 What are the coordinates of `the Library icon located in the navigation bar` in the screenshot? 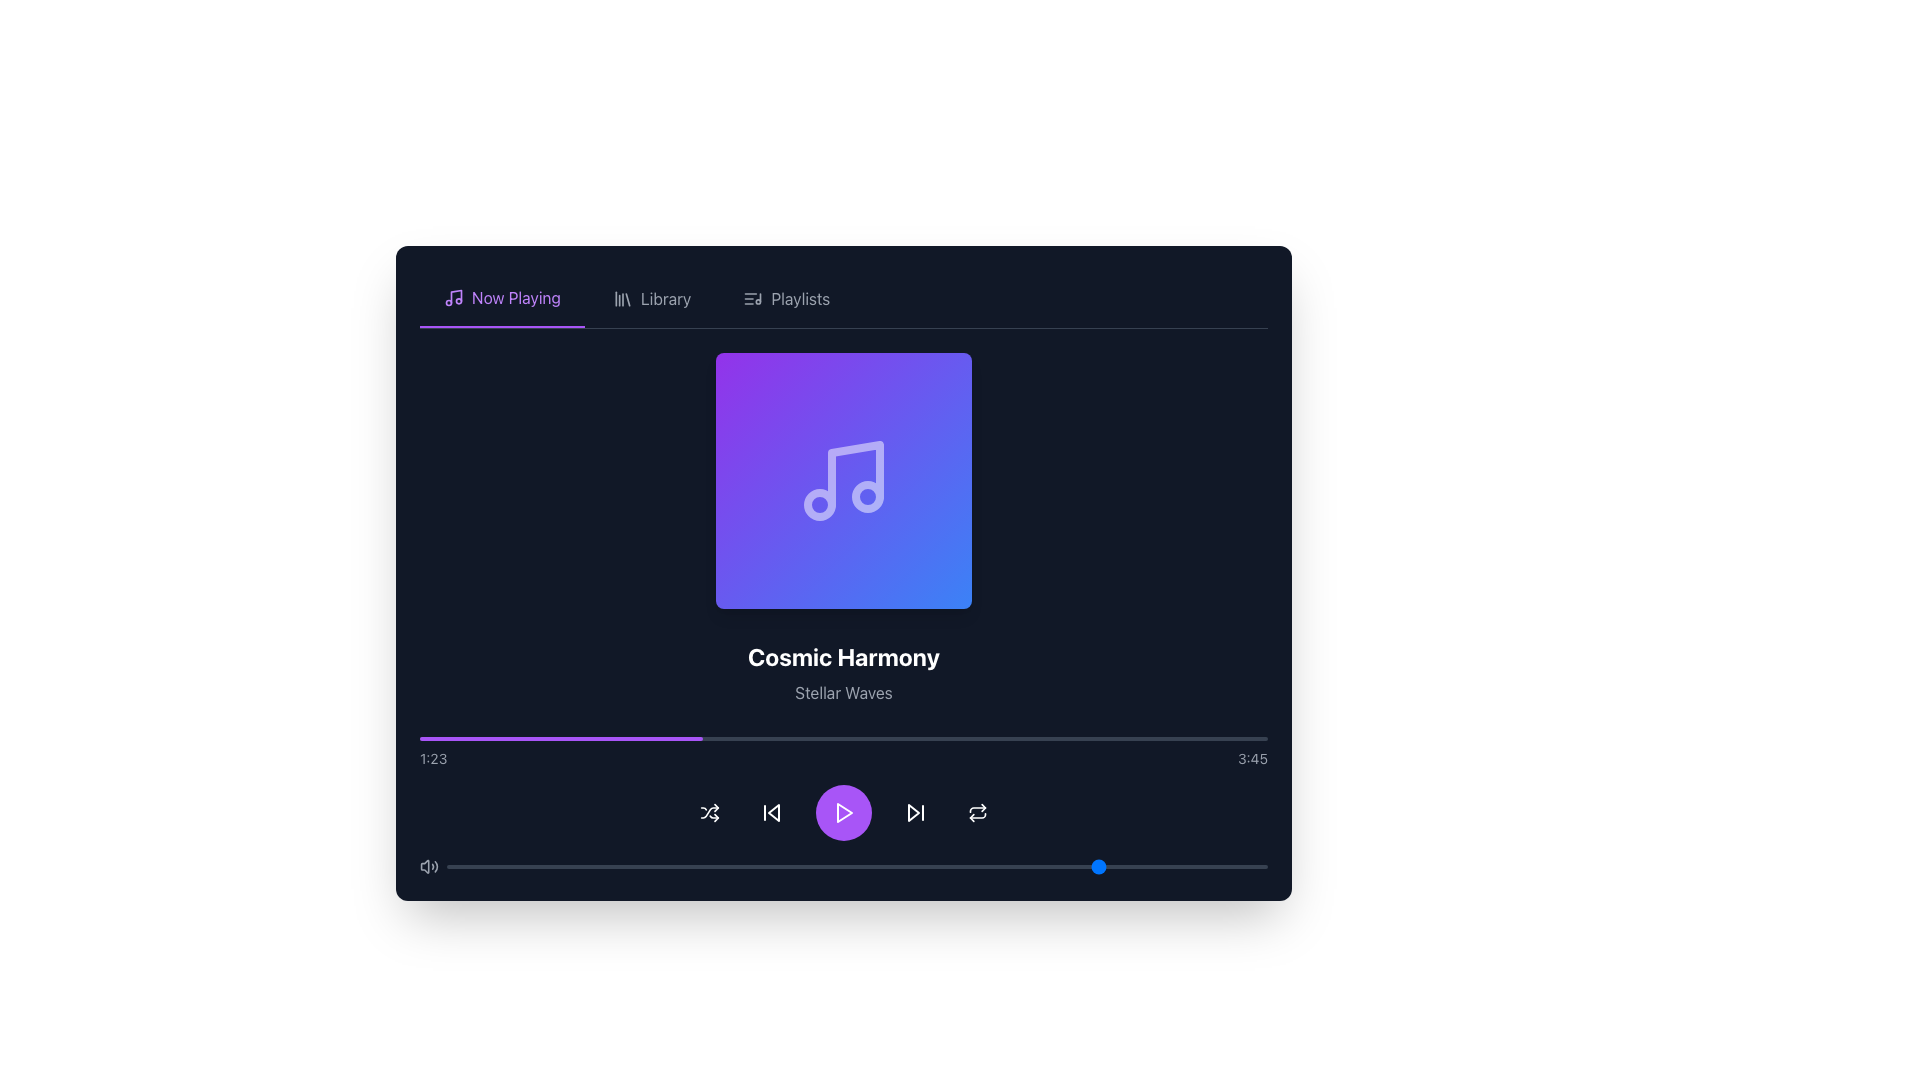 It's located at (621, 299).